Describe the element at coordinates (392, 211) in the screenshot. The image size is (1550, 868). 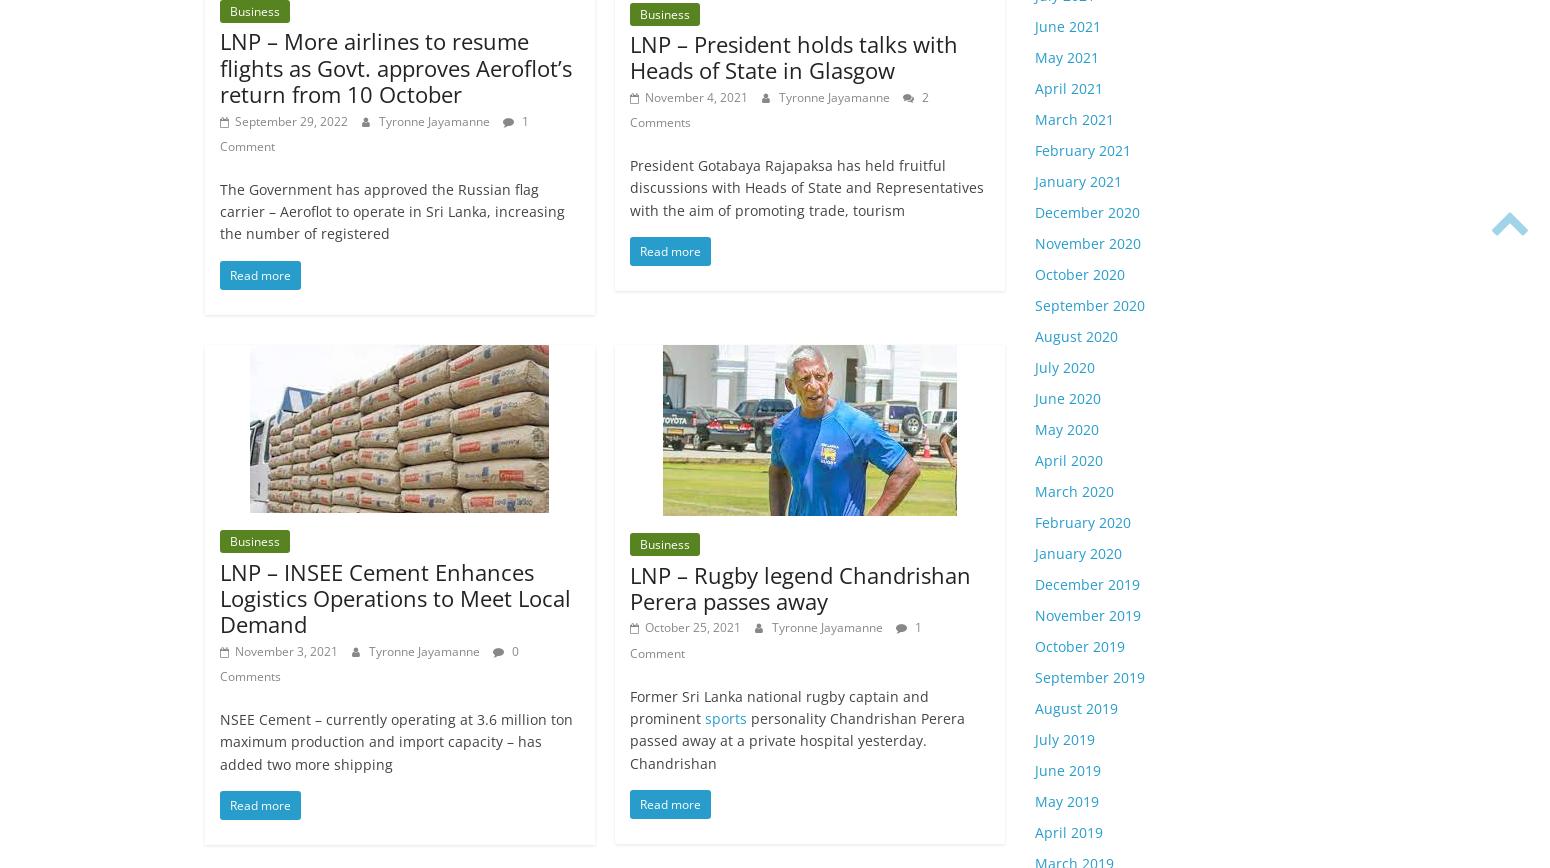
I see `'The Government has approved the Russian flag carrier – Aeroflot to operate in Sri Lanka, increasing the number of registered'` at that location.